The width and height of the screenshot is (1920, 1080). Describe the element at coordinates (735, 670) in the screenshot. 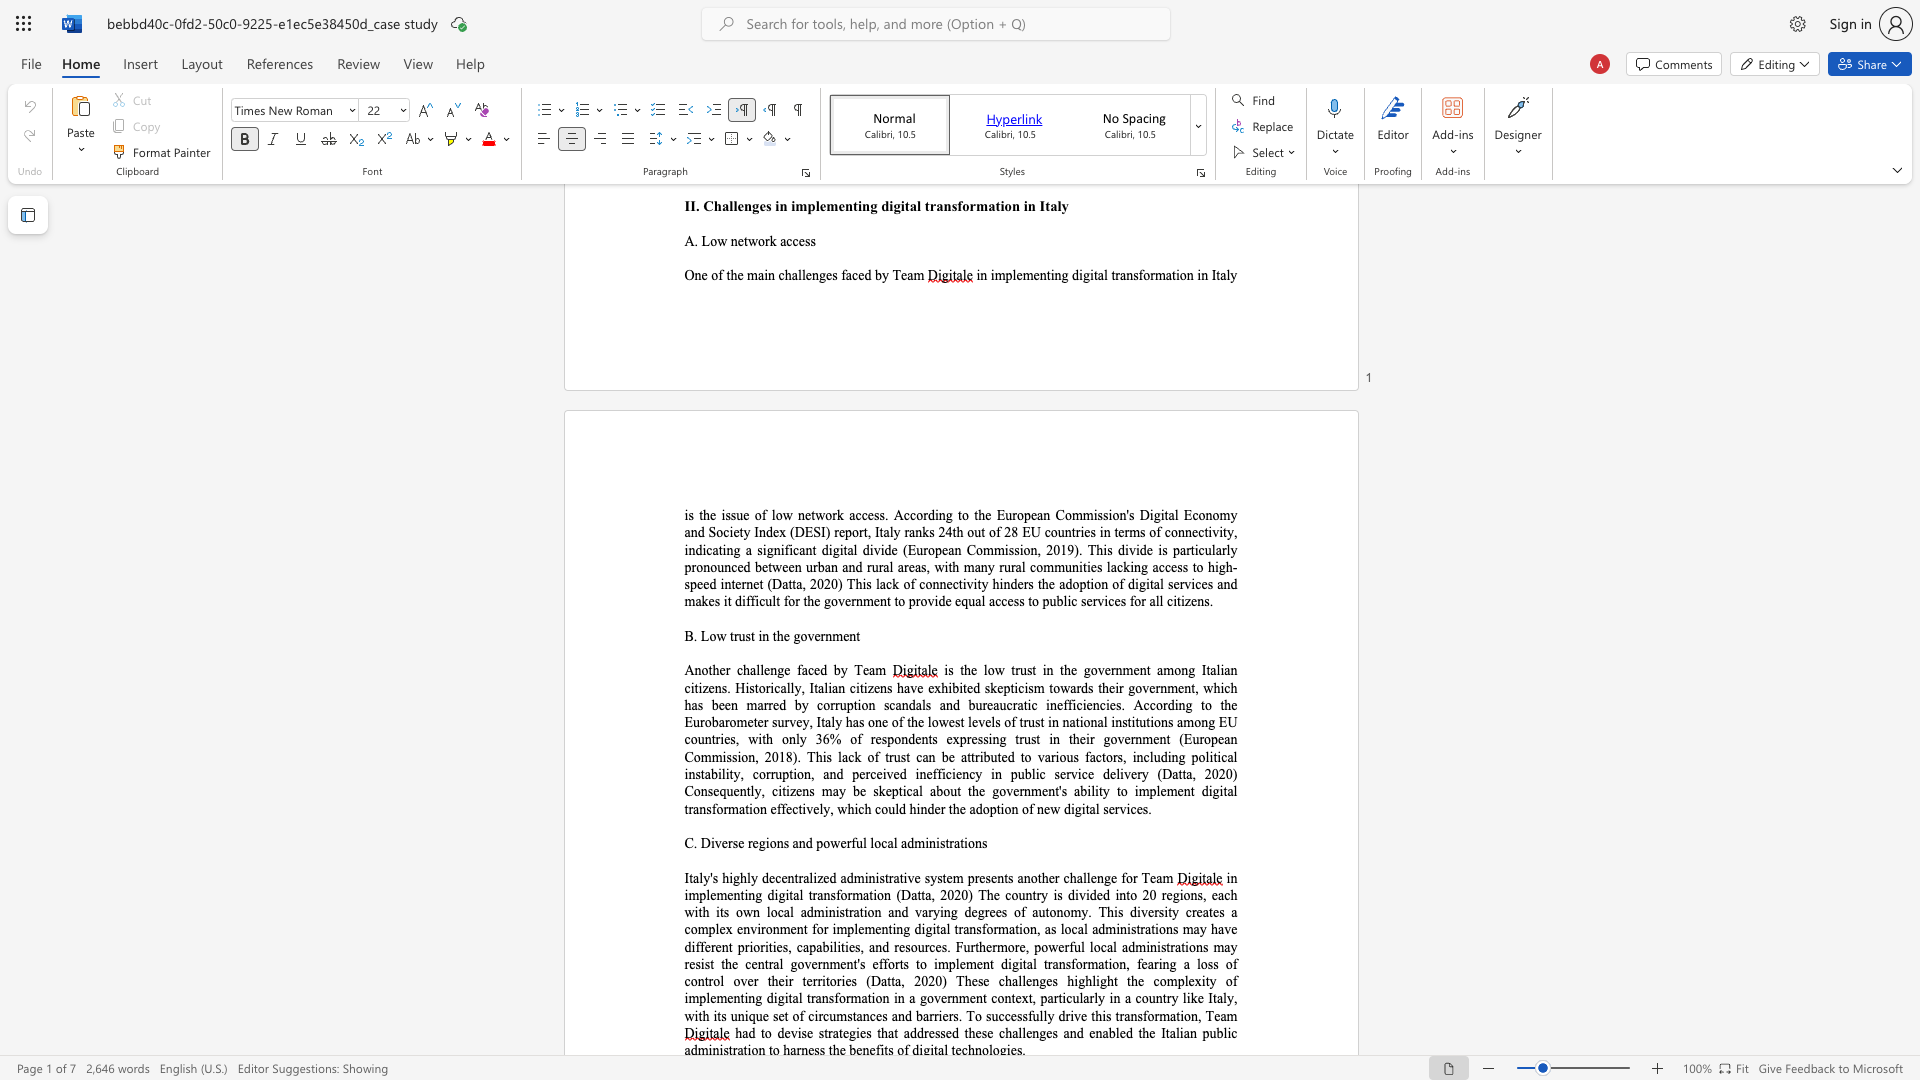

I see `the subset text "challen" within the text "Another challenge faced by Team"` at that location.